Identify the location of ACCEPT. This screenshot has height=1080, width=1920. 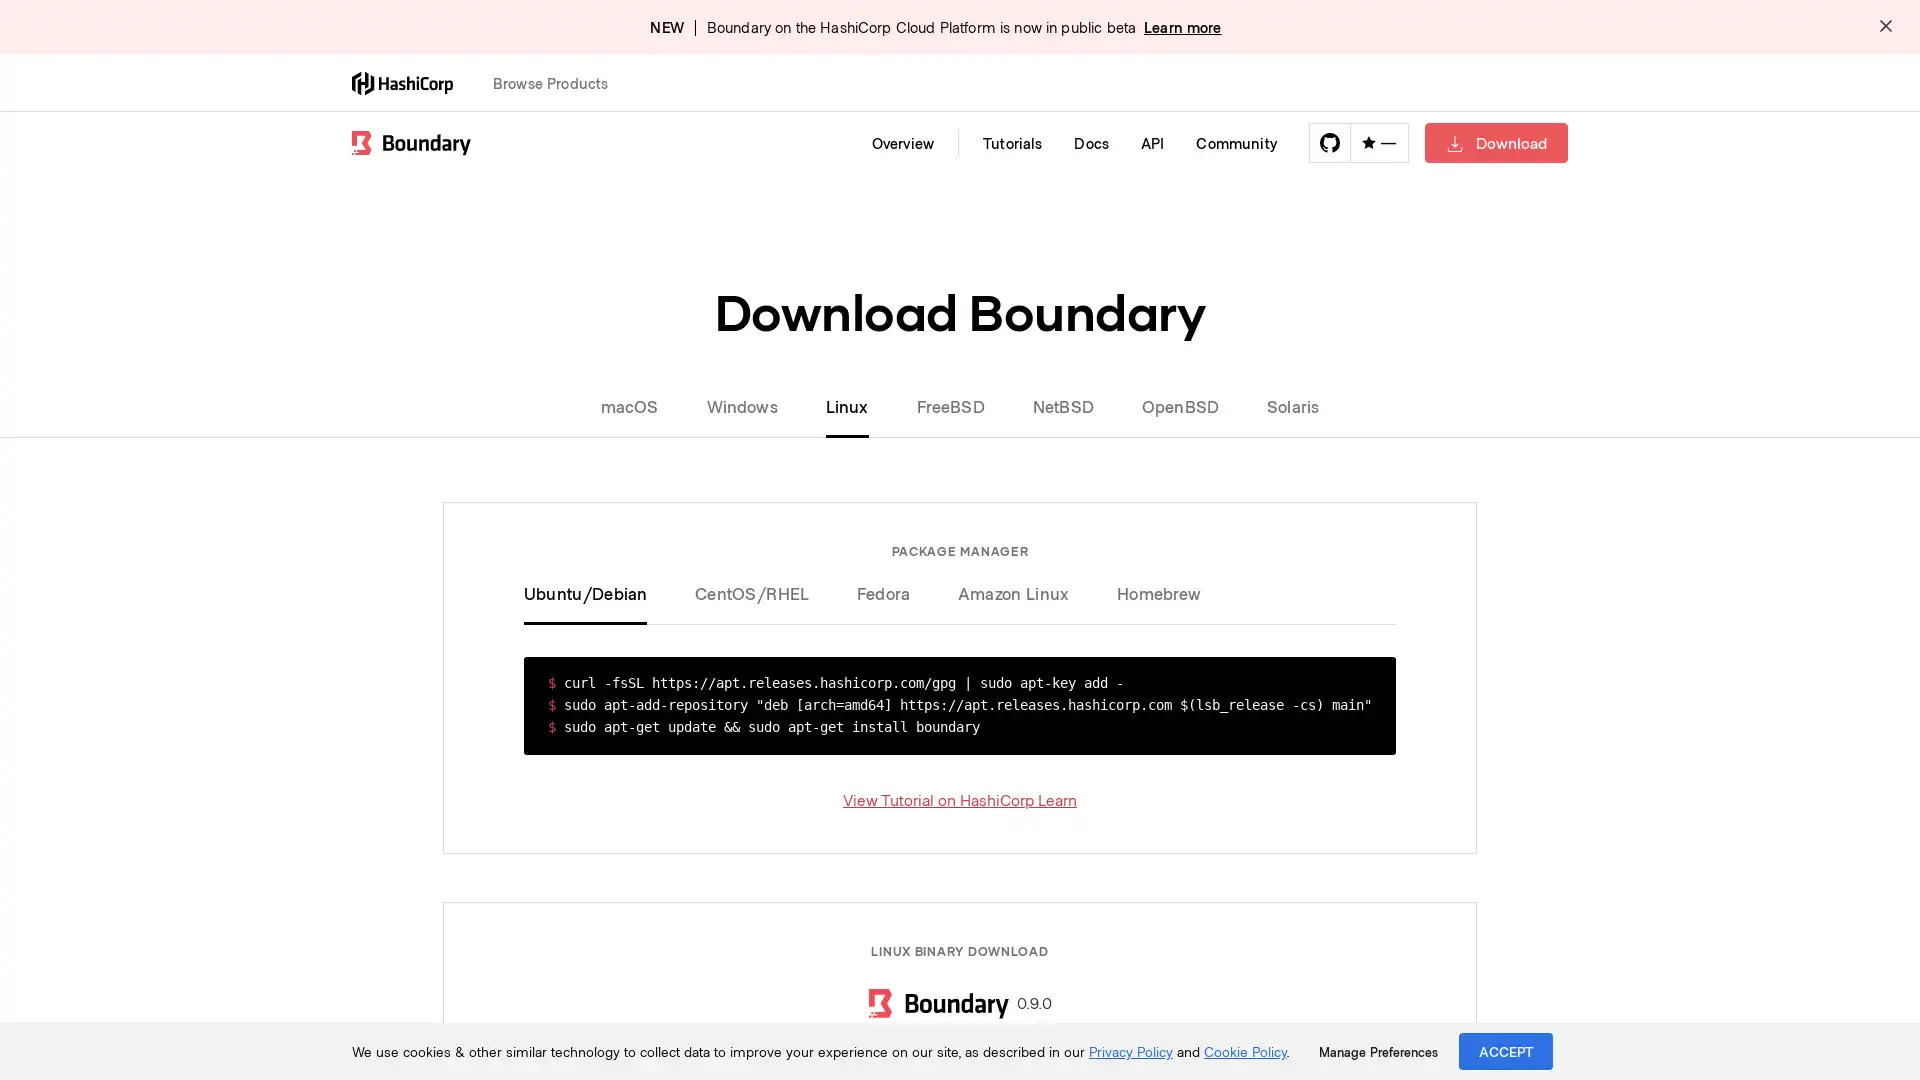
(1506, 1050).